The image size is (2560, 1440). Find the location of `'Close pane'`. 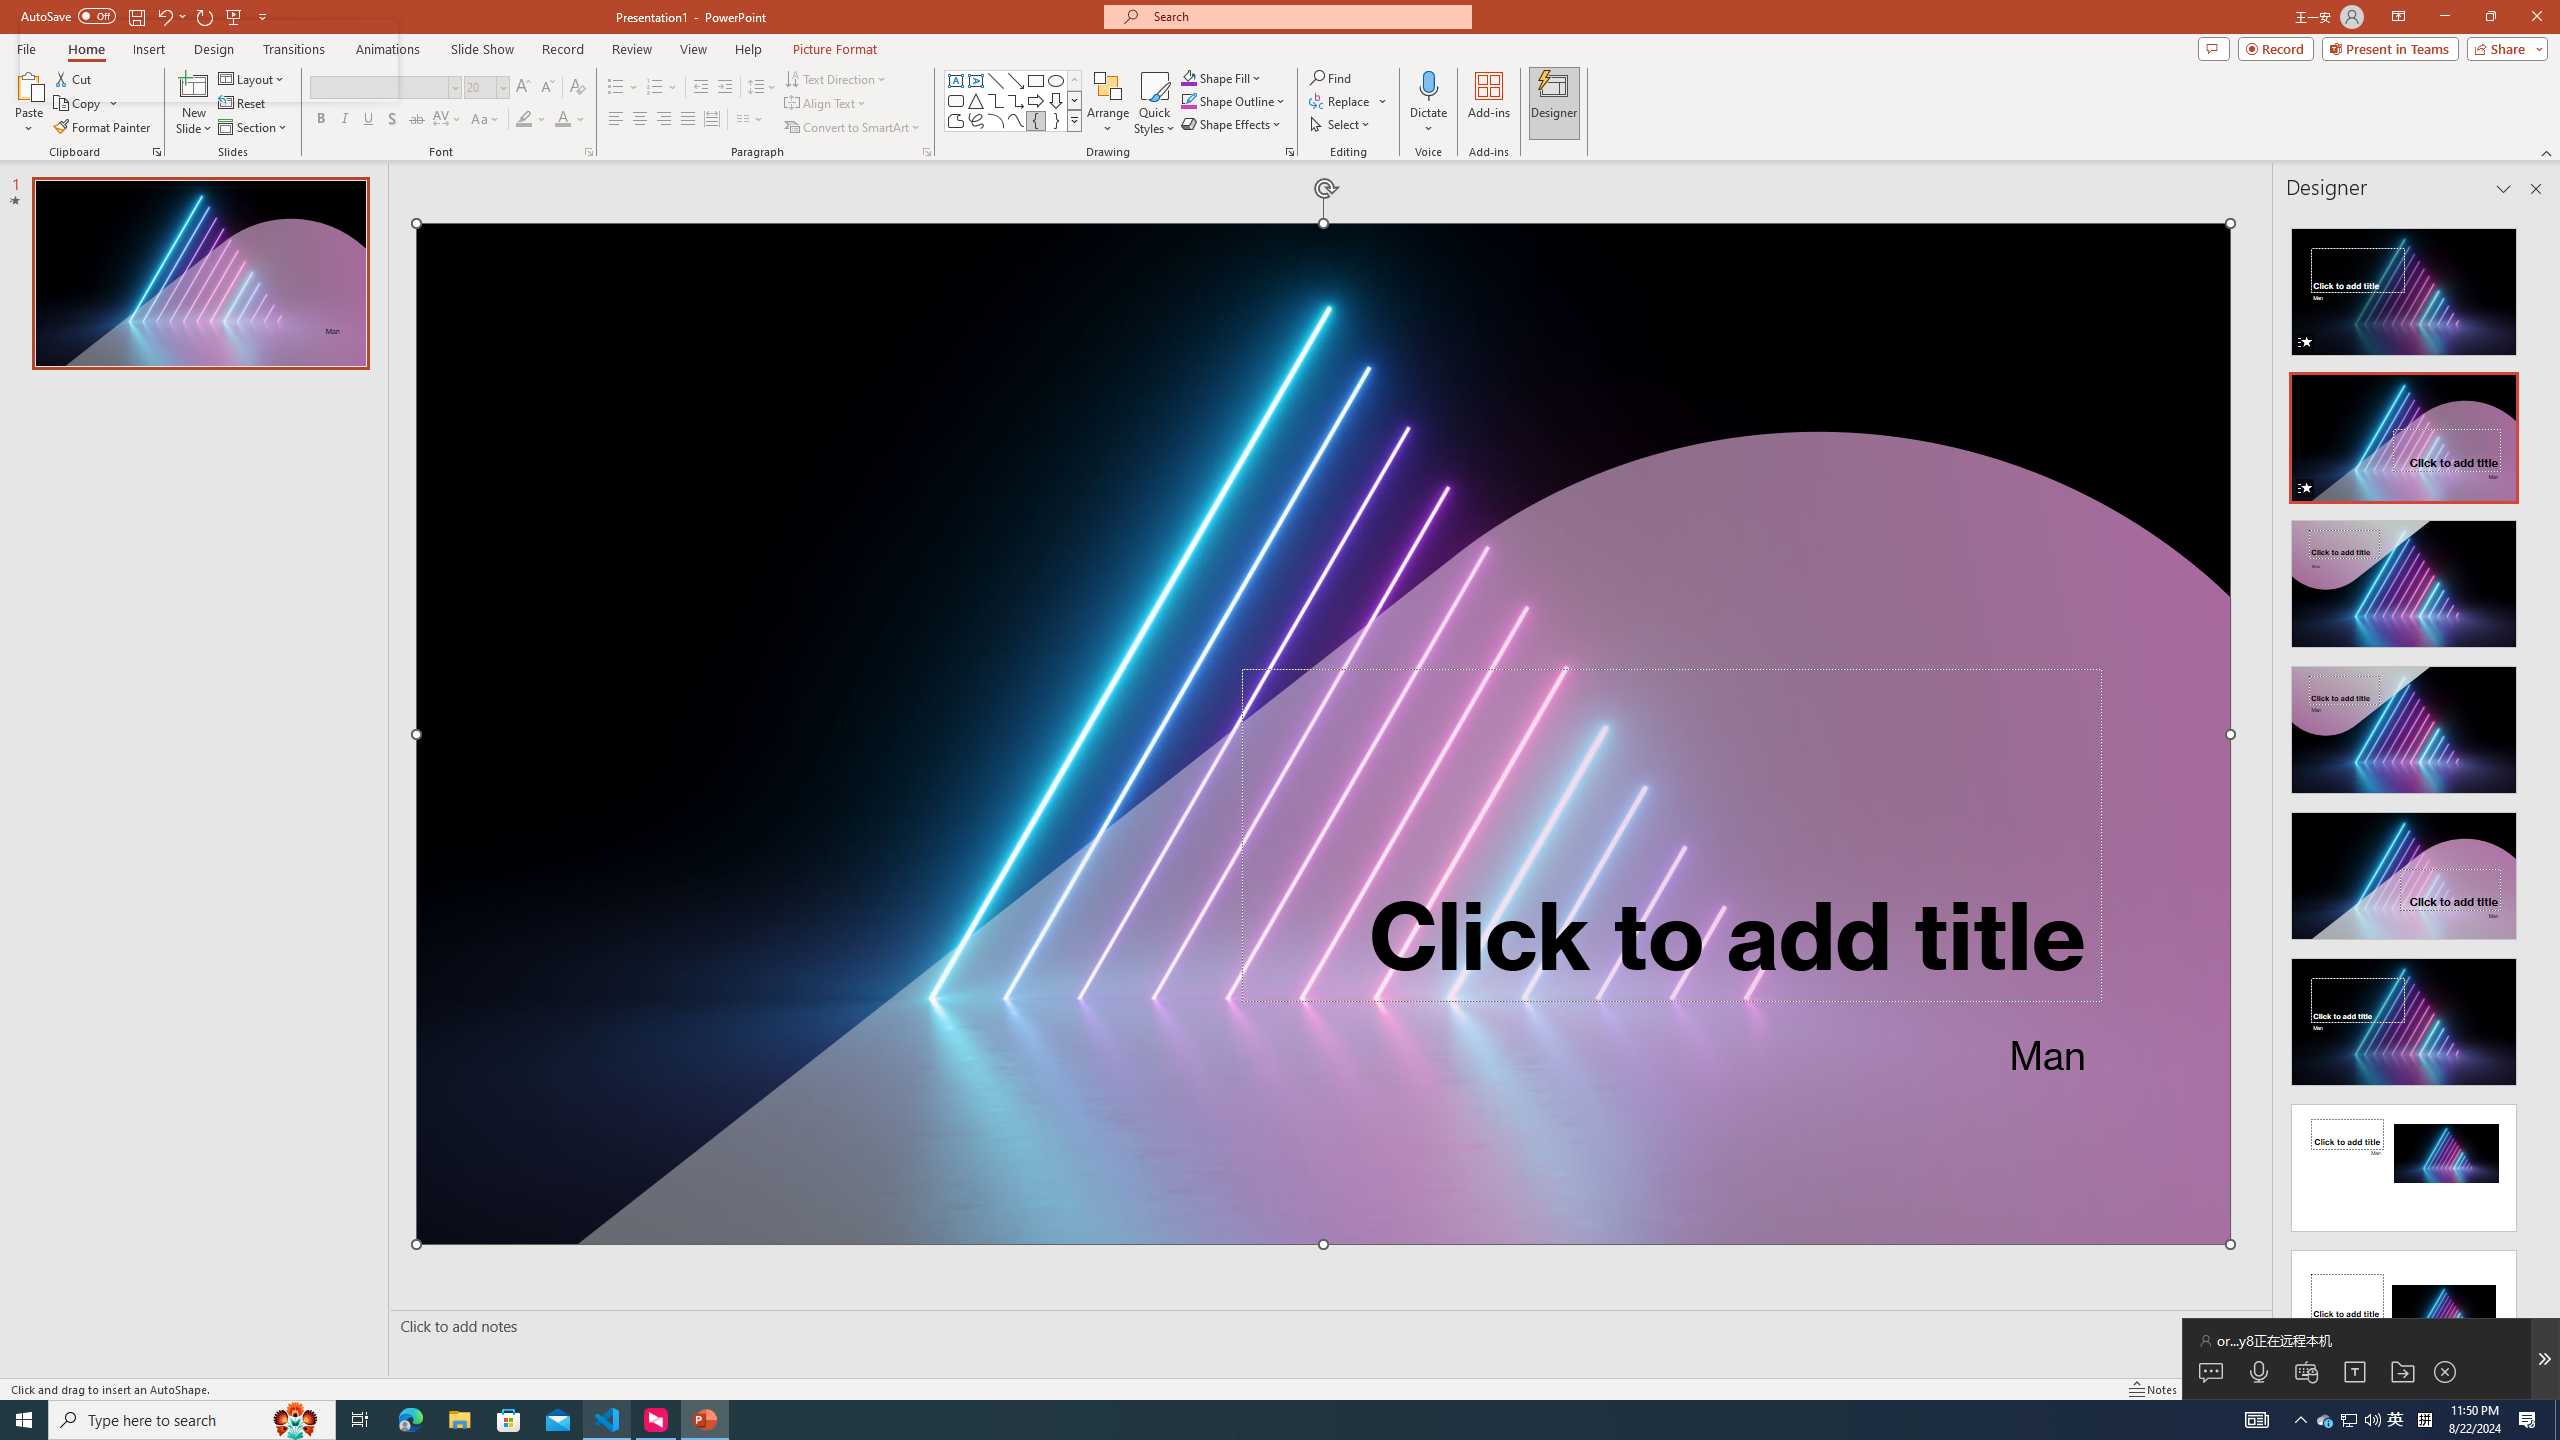

'Close pane' is located at coordinates (2535, 188).